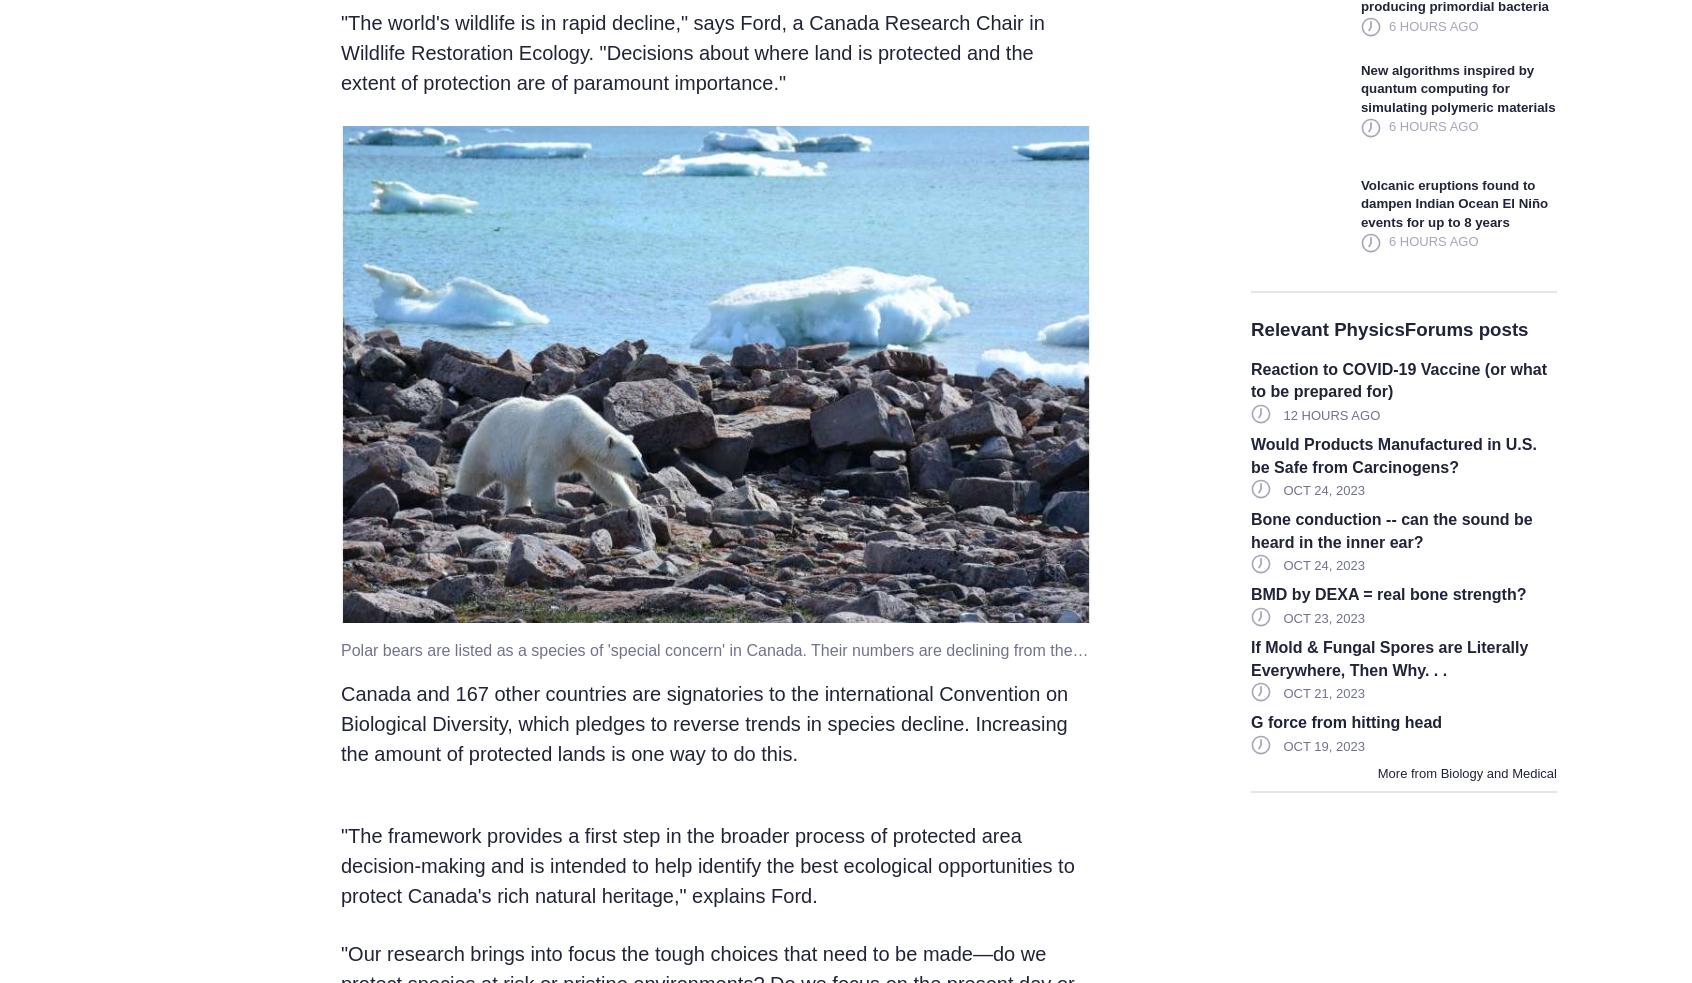  I want to click on 'If Mold & Fungal Spores are Literally Everywhere, Then Why. . .', so click(1388, 657).